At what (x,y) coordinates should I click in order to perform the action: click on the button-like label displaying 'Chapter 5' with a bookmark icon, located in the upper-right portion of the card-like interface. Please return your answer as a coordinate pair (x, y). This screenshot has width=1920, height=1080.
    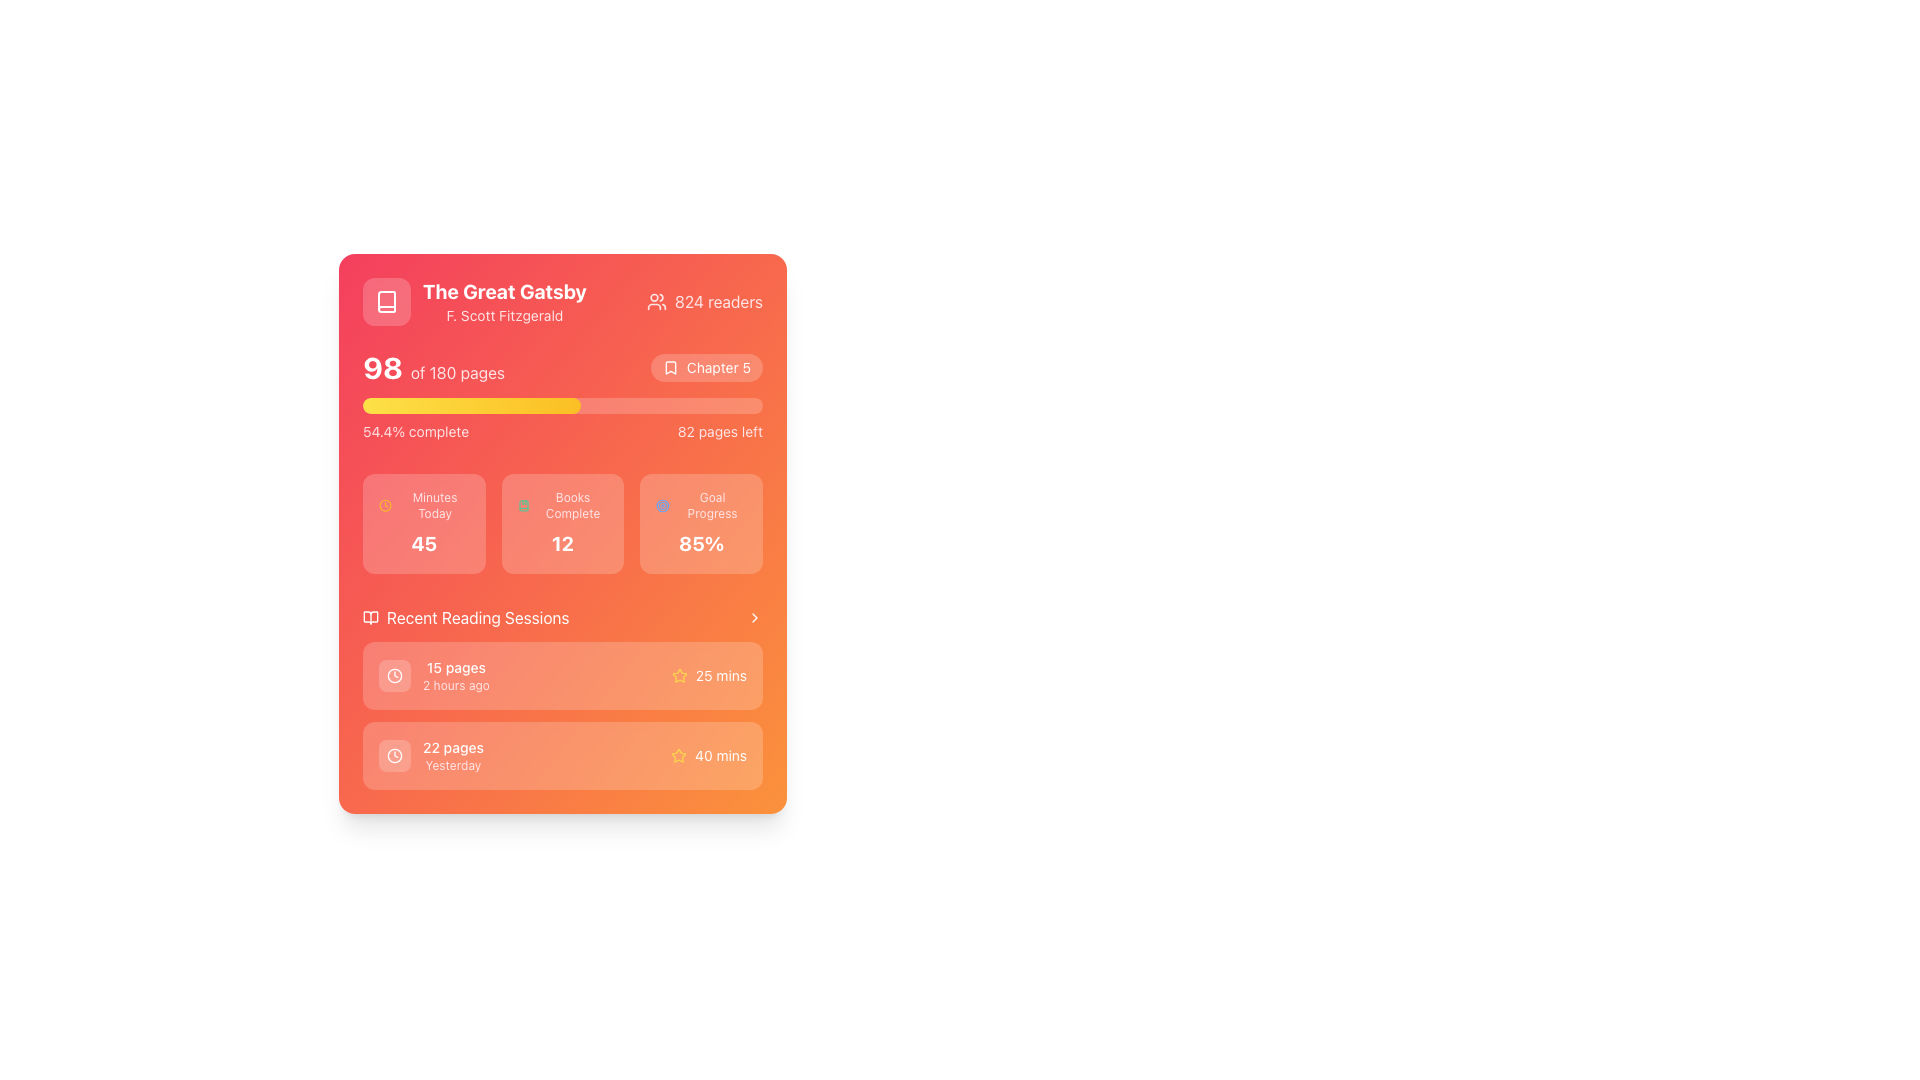
    Looking at the image, I should click on (706, 367).